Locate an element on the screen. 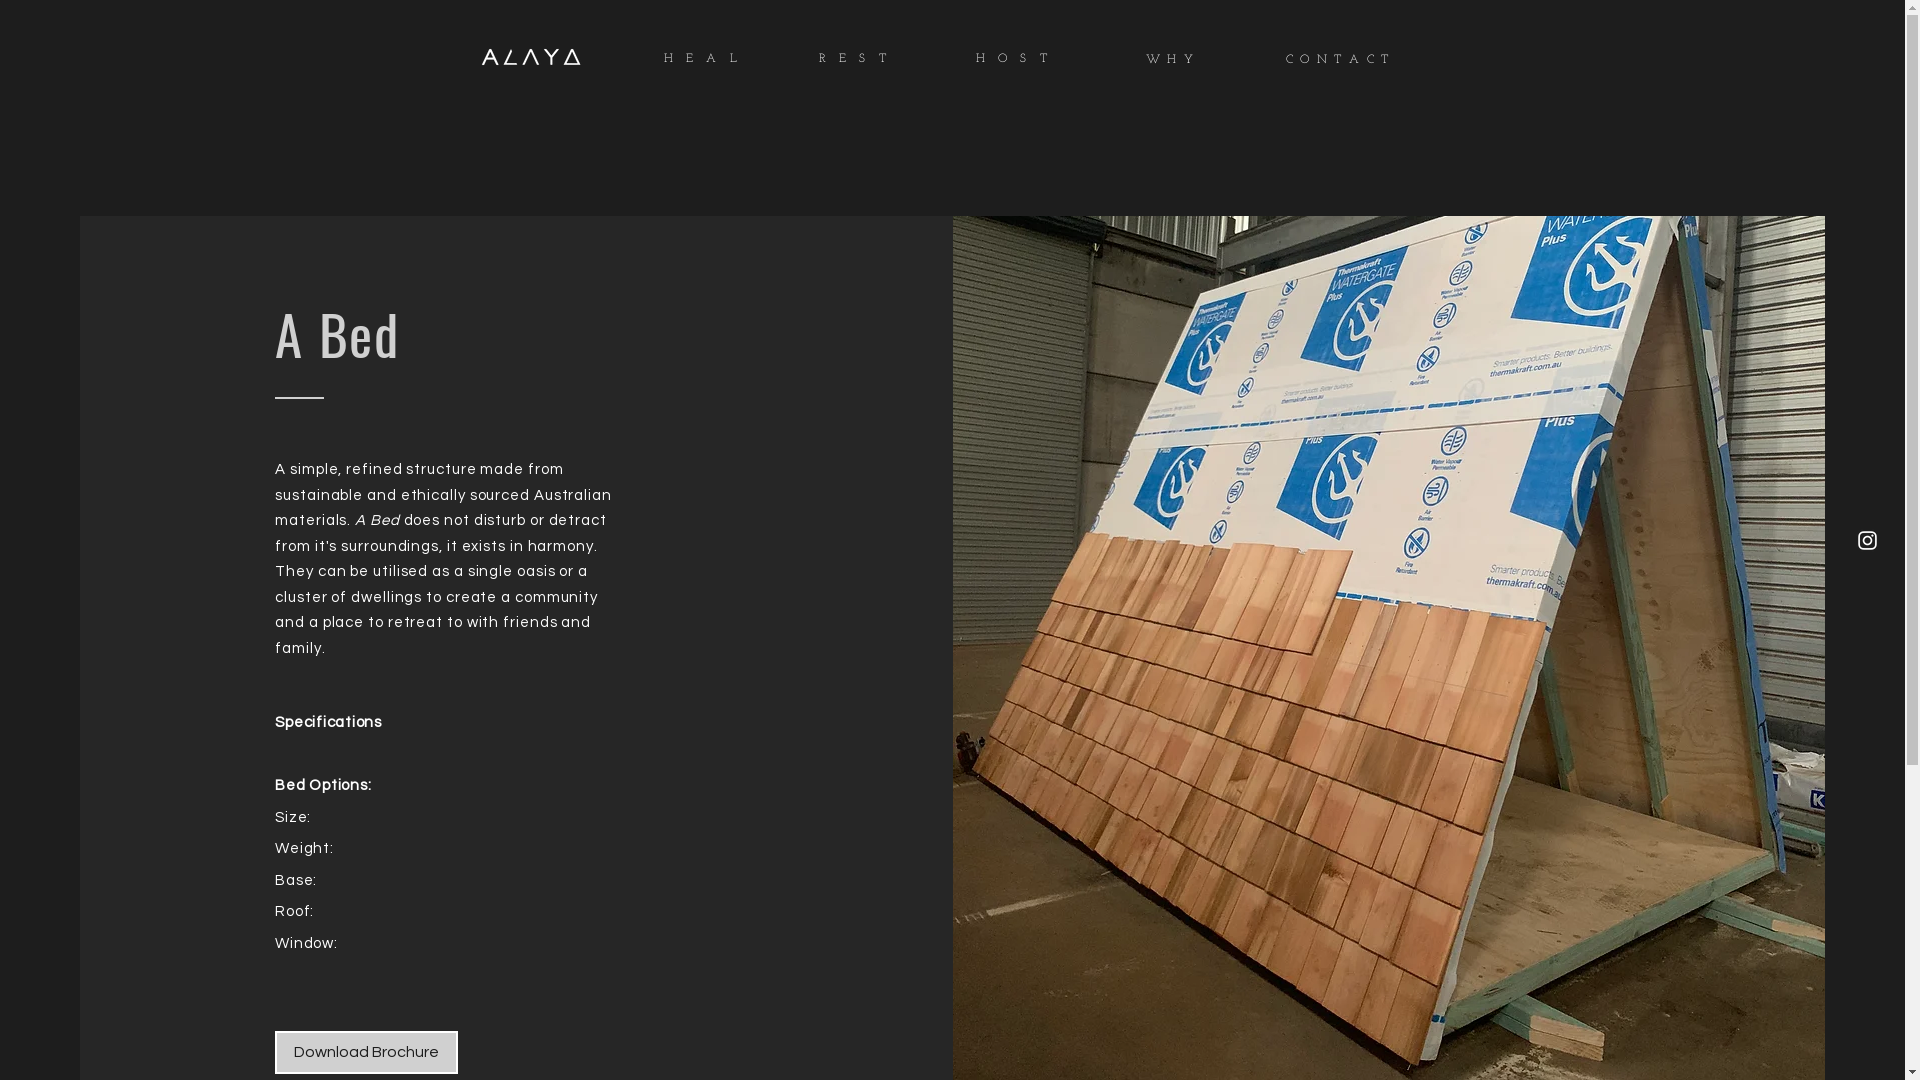 This screenshot has width=1920, height=1080. 'H  O  S  T' is located at coordinates (1012, 55).